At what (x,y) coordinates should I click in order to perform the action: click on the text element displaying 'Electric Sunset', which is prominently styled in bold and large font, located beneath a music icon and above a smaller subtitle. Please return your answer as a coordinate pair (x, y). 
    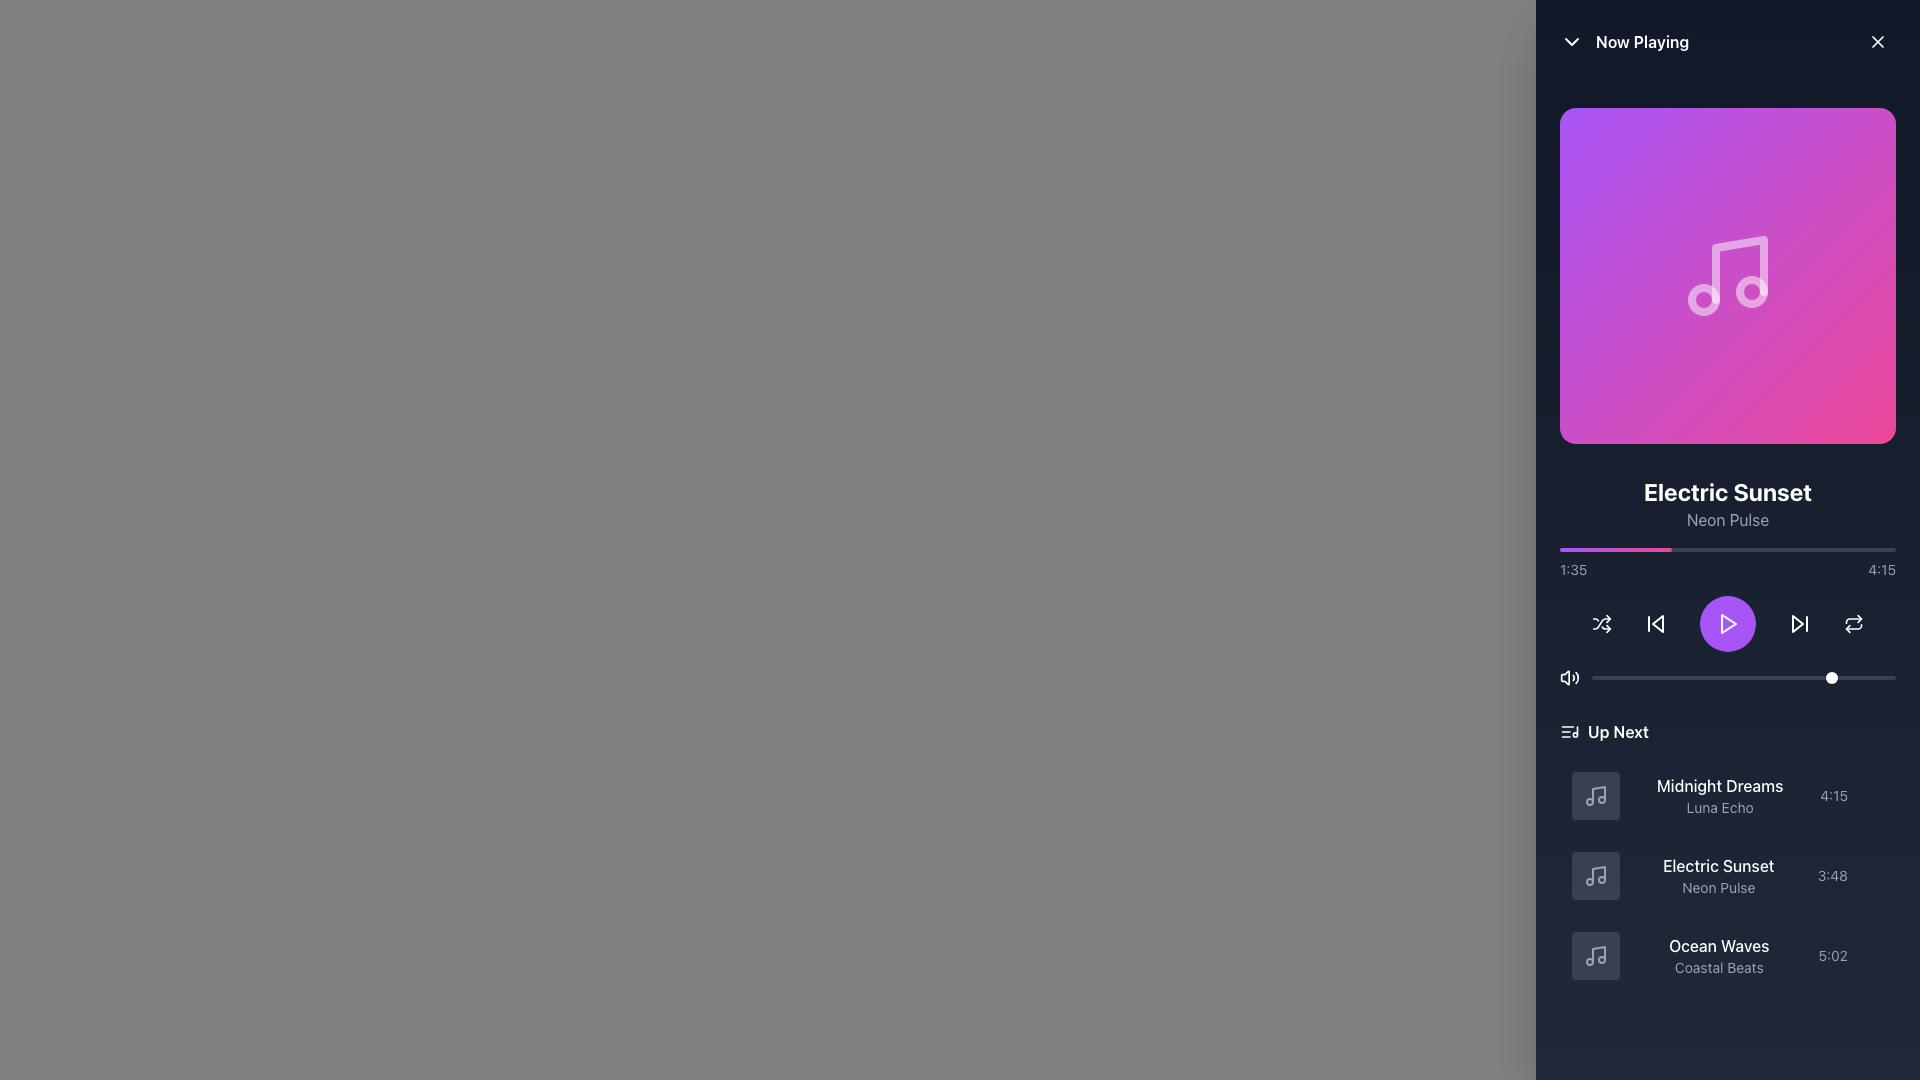
    Looking at the image, I should click on (1727, 492).